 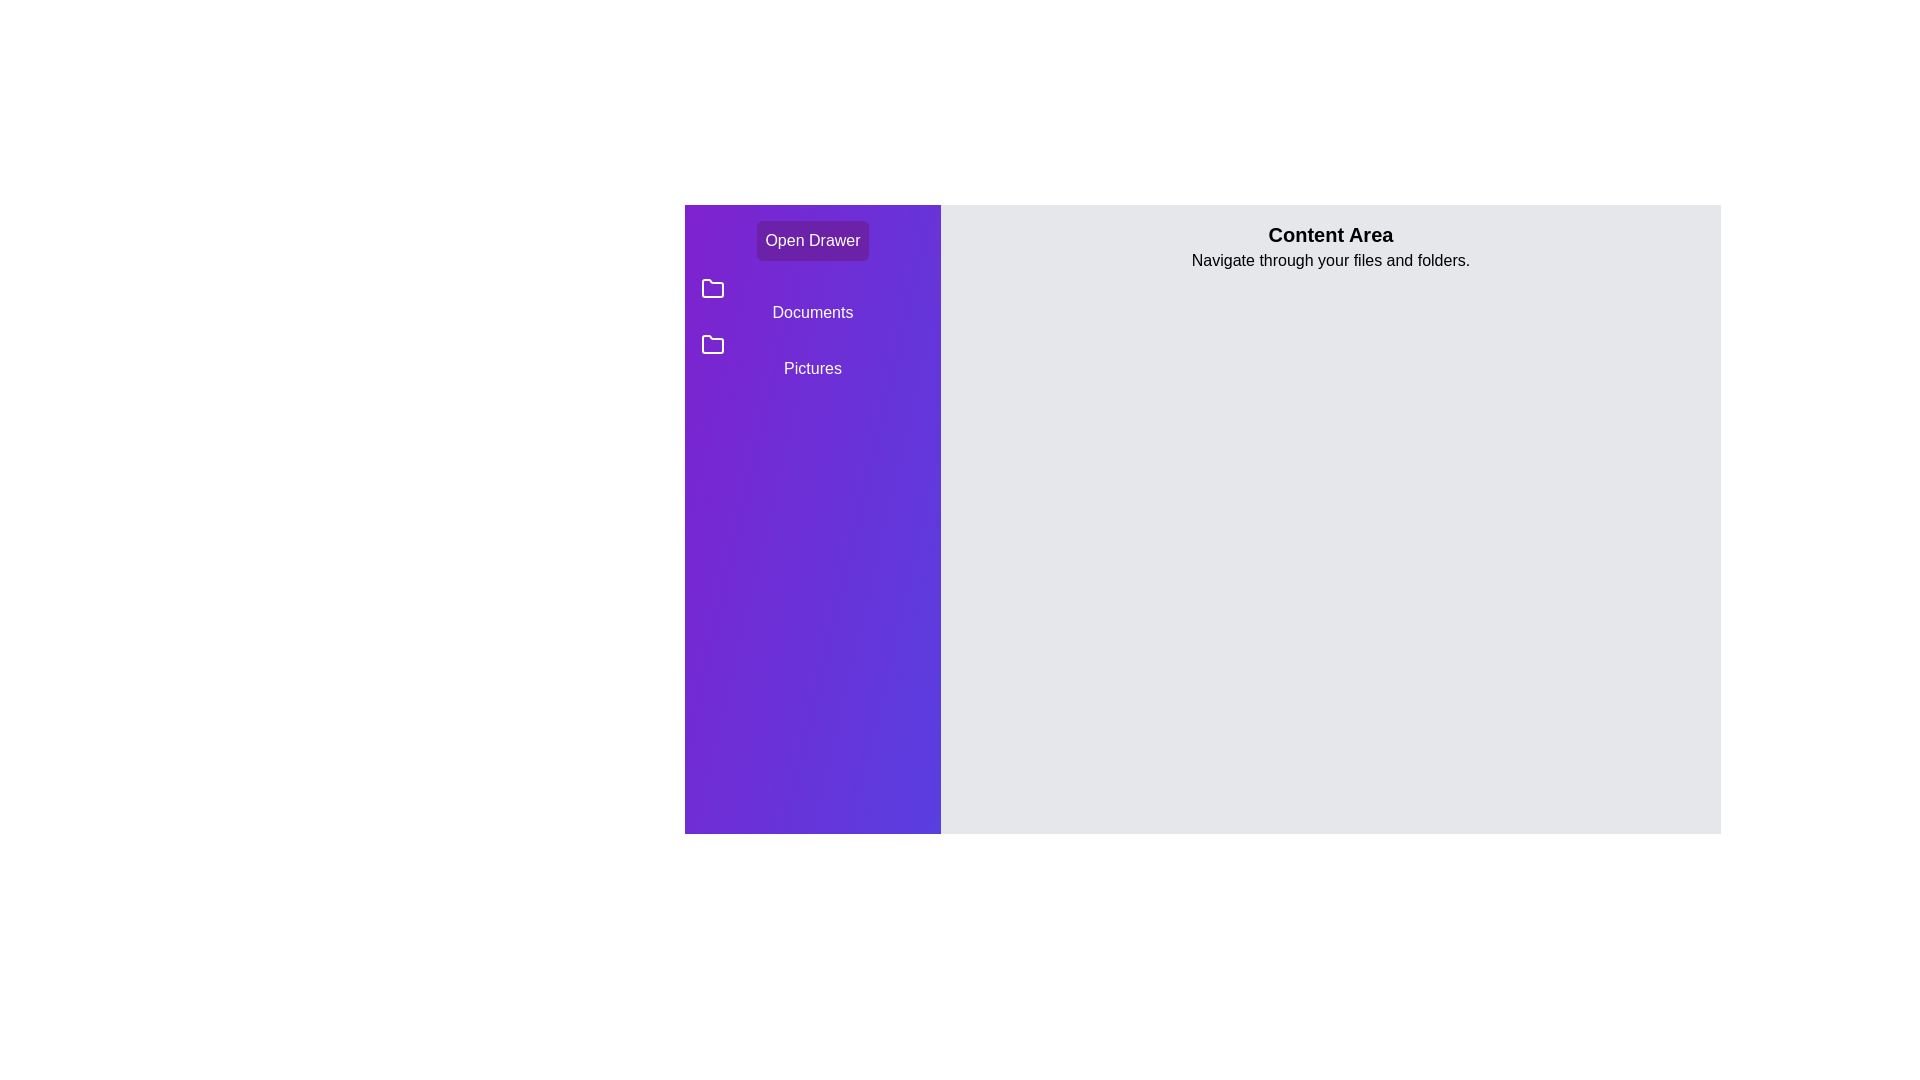 What do you see at coordinates (812, 239) in the screenshot?
I see `the 'Open Drawer' button to toggle the drawer open/close state` at bounding box center [812, 239].